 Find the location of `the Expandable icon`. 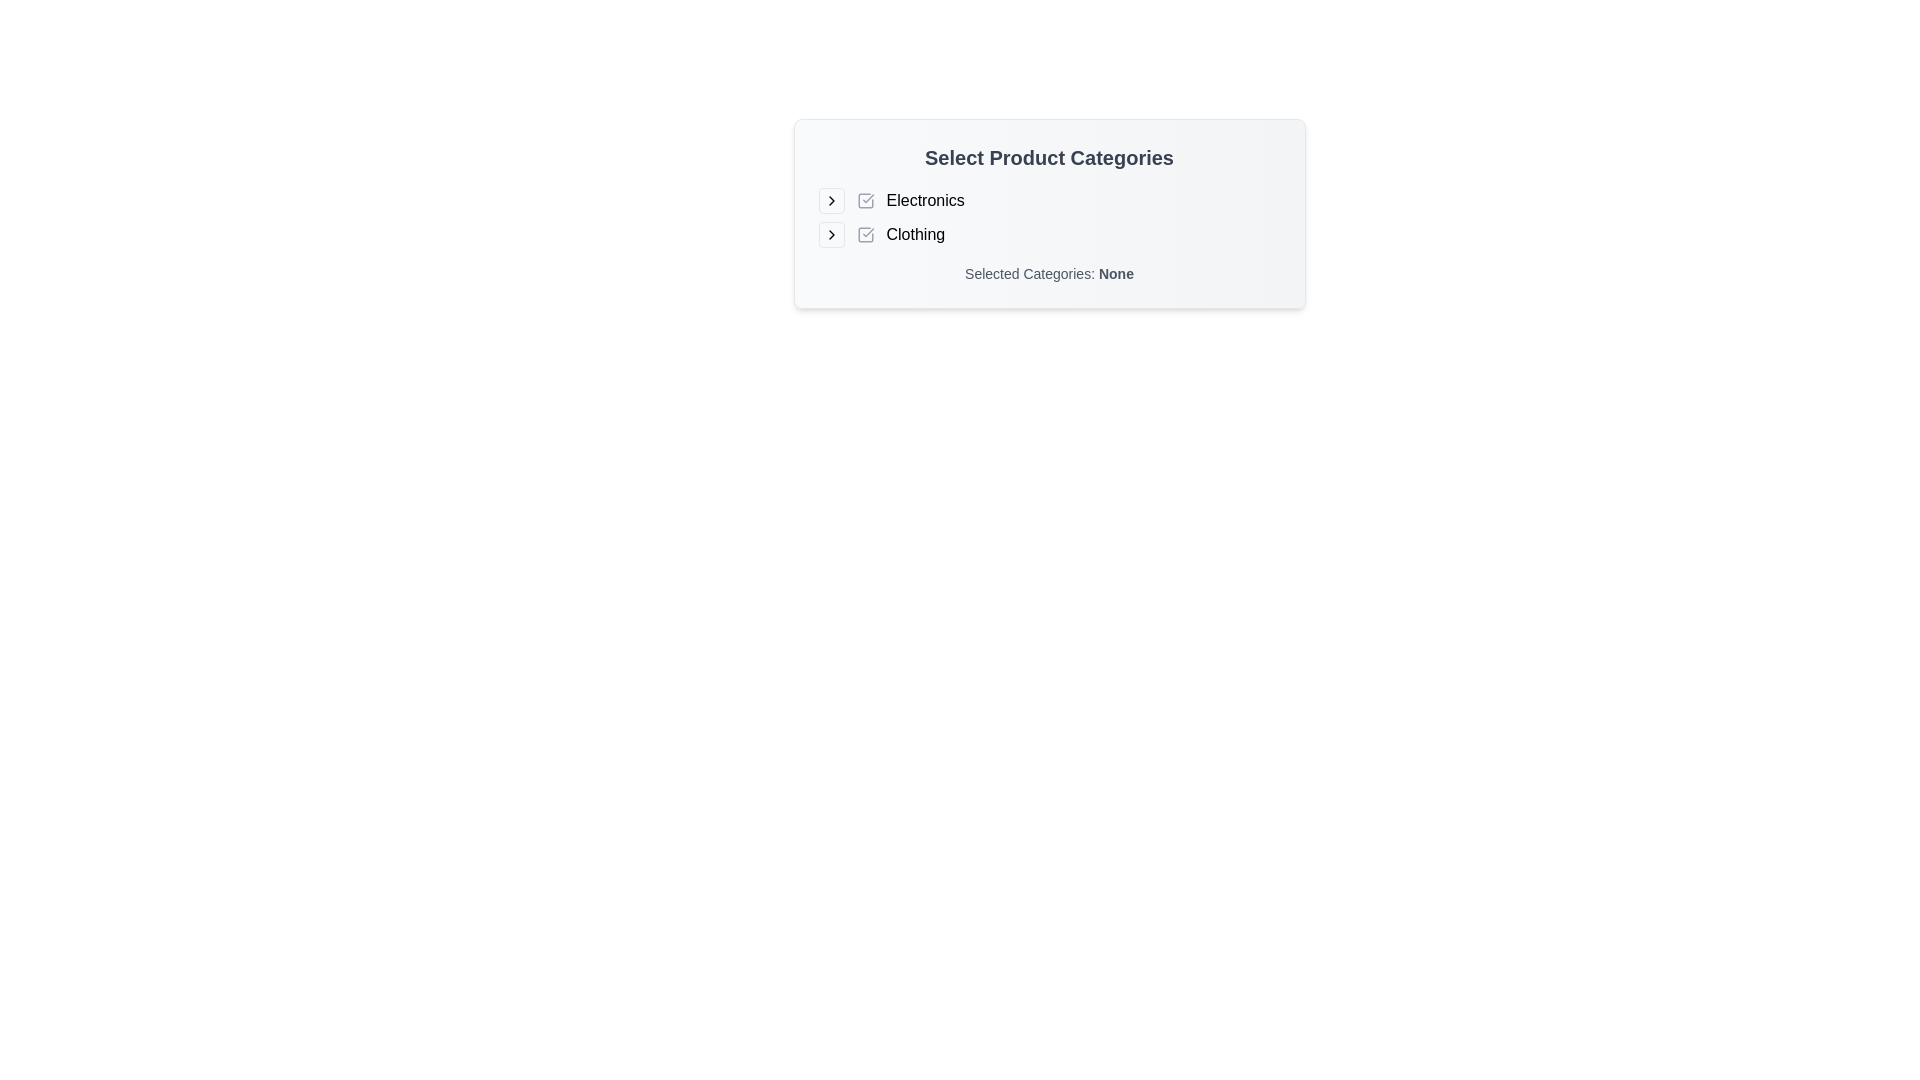

the Expandable icon is located at coordinates (831, 234).